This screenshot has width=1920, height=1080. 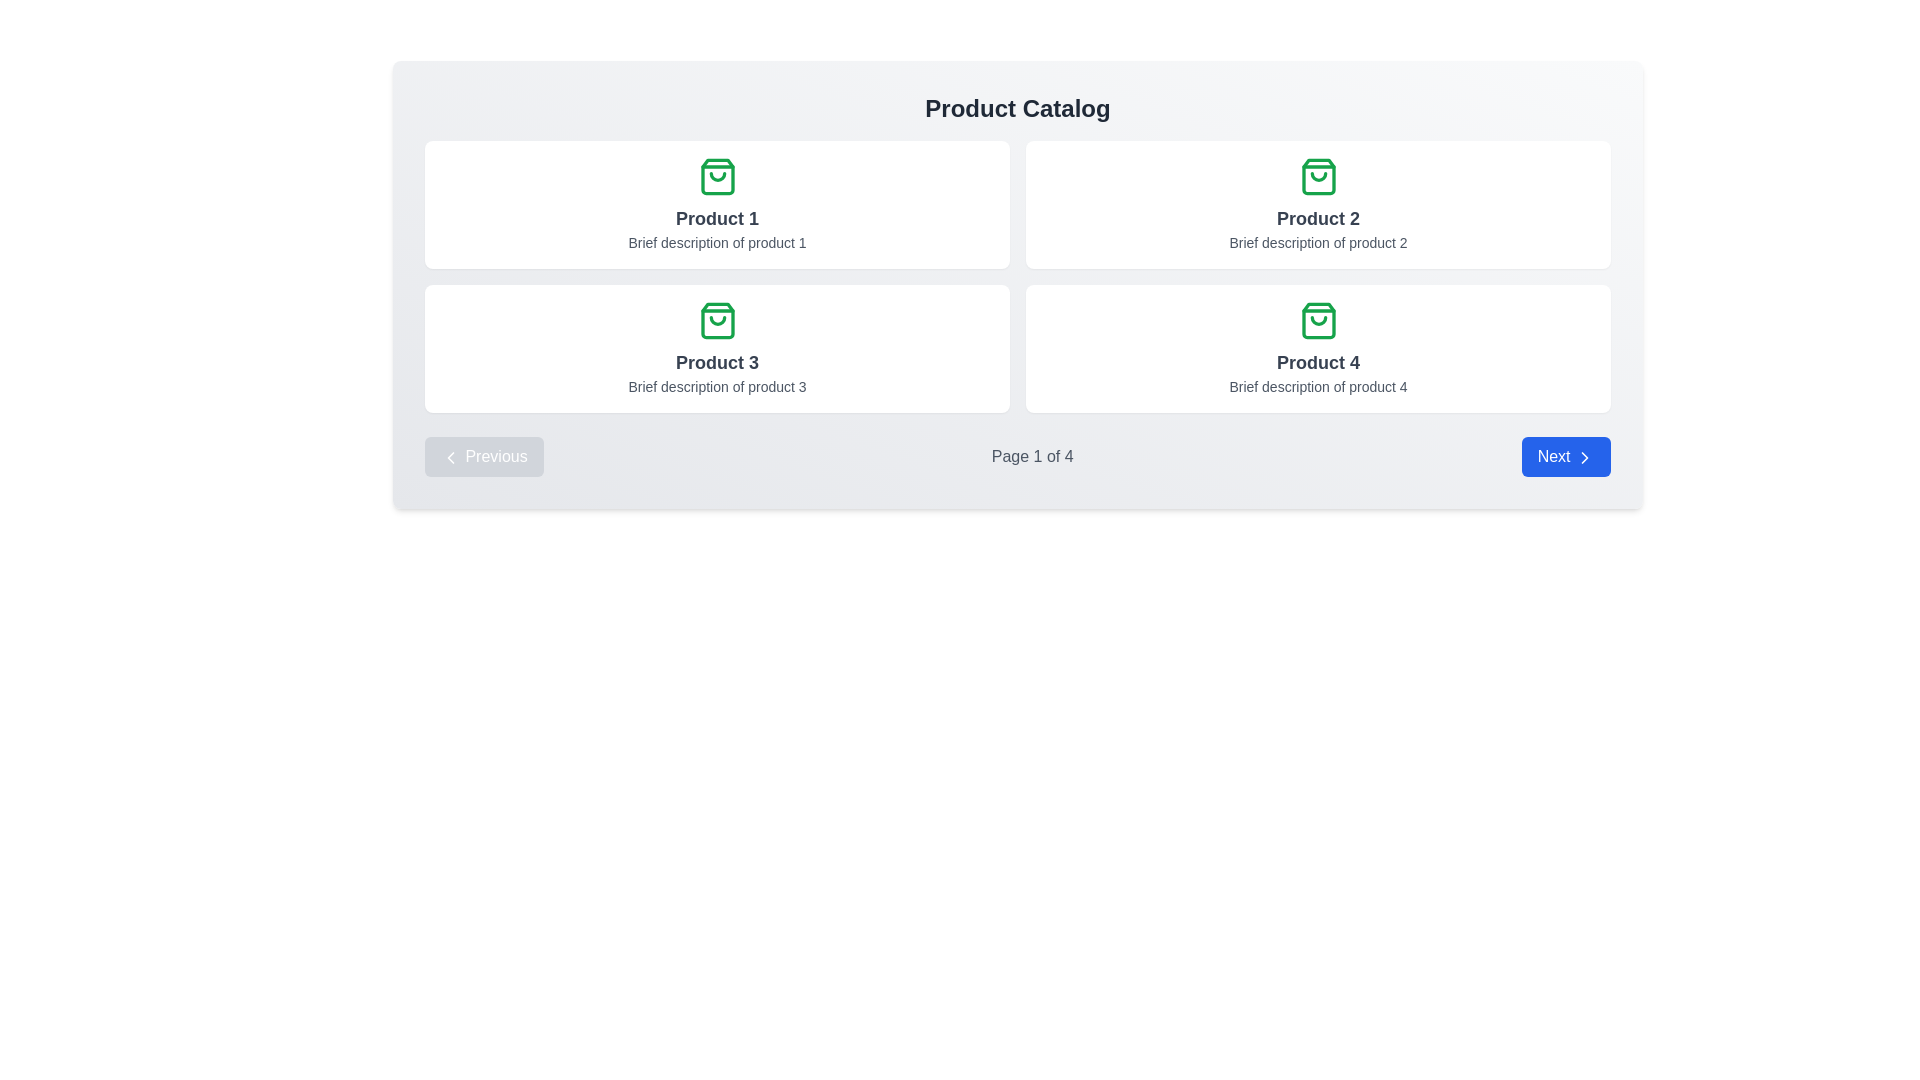 What do you see at coordinates (717, 319) in the screenshot?
I see `the upper portion of the shopping bag icon` at bounding box center [717, 319].